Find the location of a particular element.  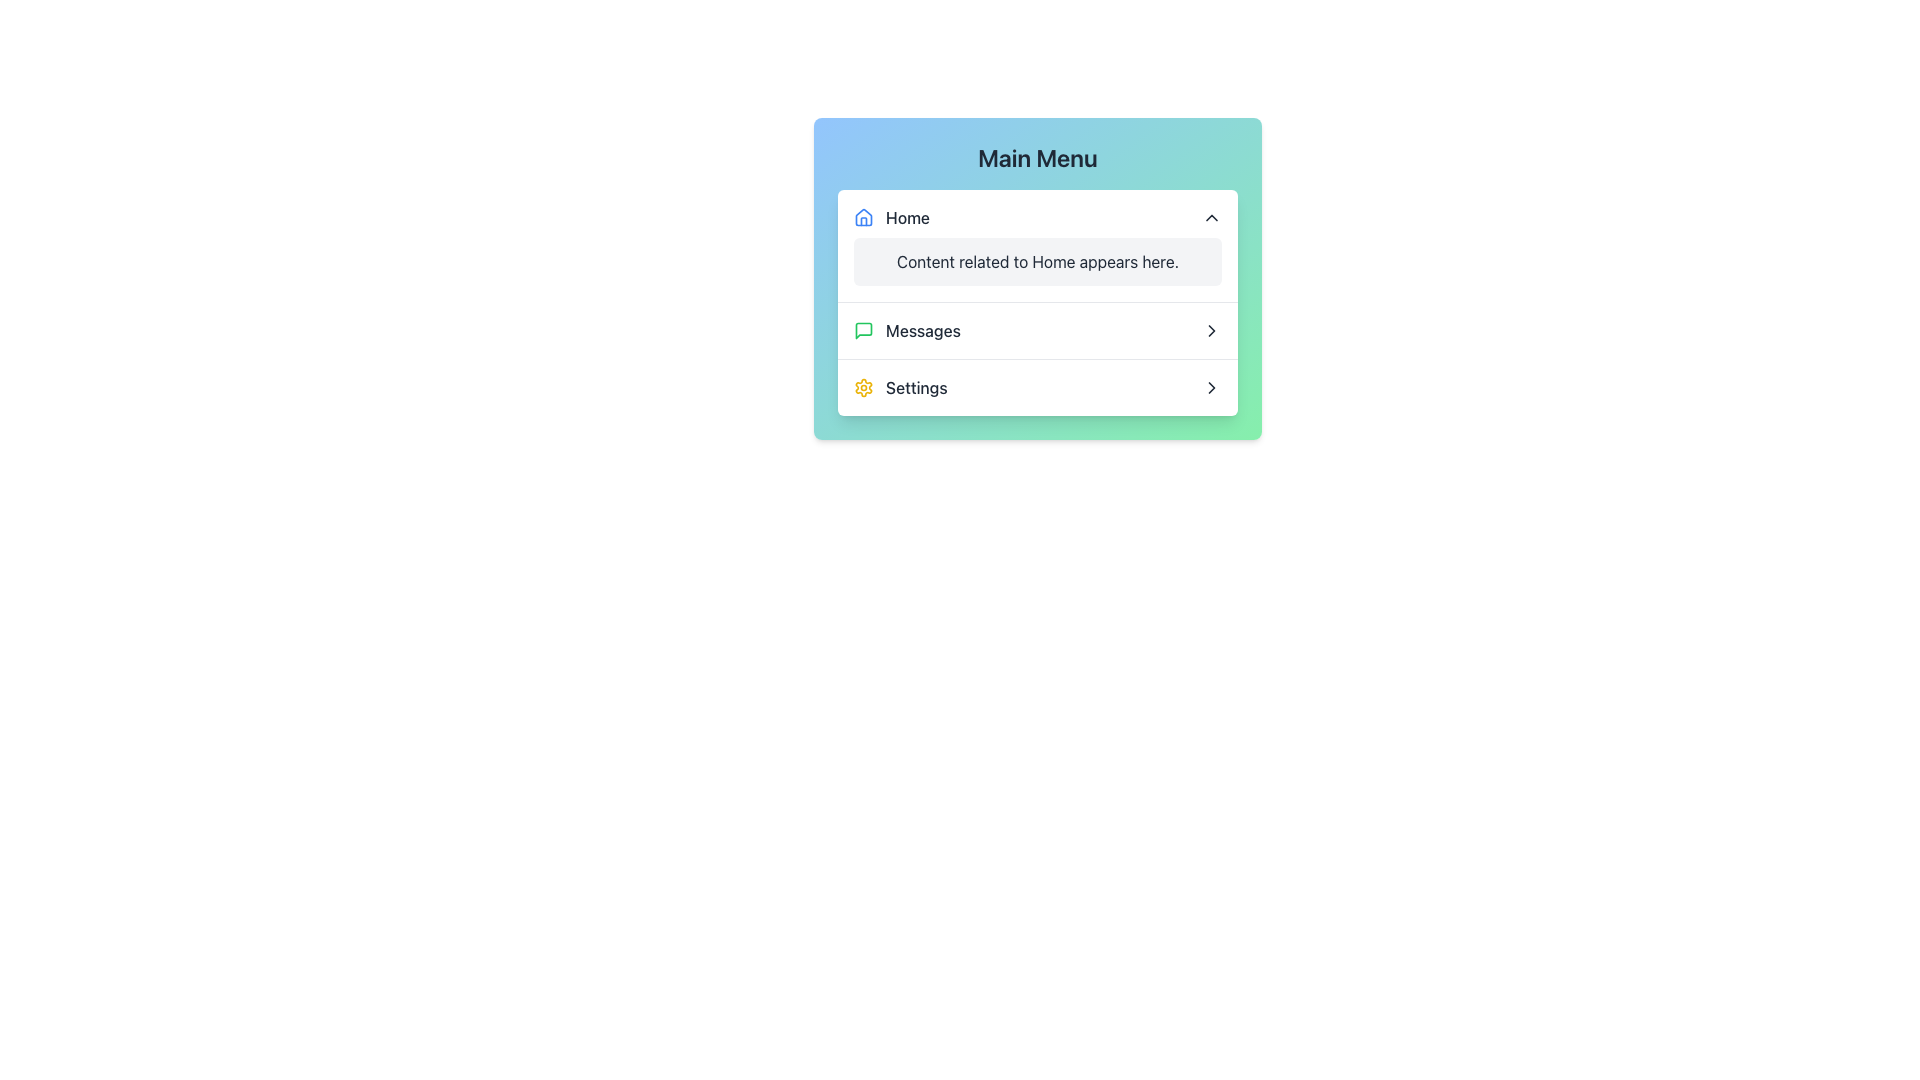

the icon located at the right end of the 'Settings' row in the menu interface is located at coordinates (1210, 388).